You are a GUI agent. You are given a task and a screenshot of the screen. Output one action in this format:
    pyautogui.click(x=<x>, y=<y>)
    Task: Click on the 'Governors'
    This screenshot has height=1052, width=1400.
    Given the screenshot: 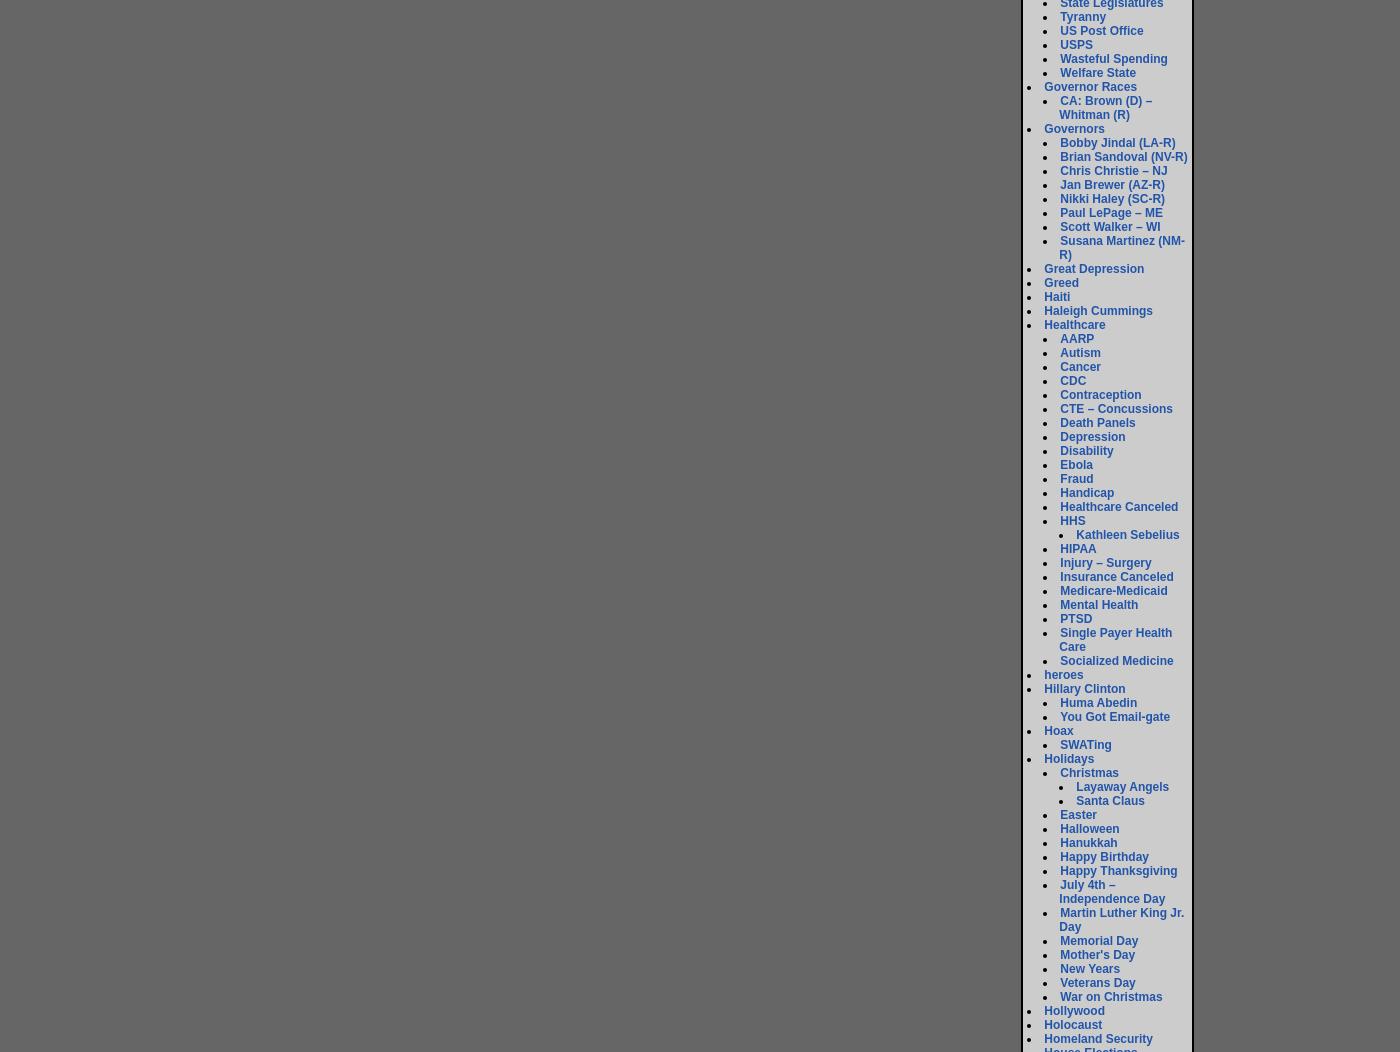 What is the action you would take?
    pyautogui.click(x=1074, y=128)
    